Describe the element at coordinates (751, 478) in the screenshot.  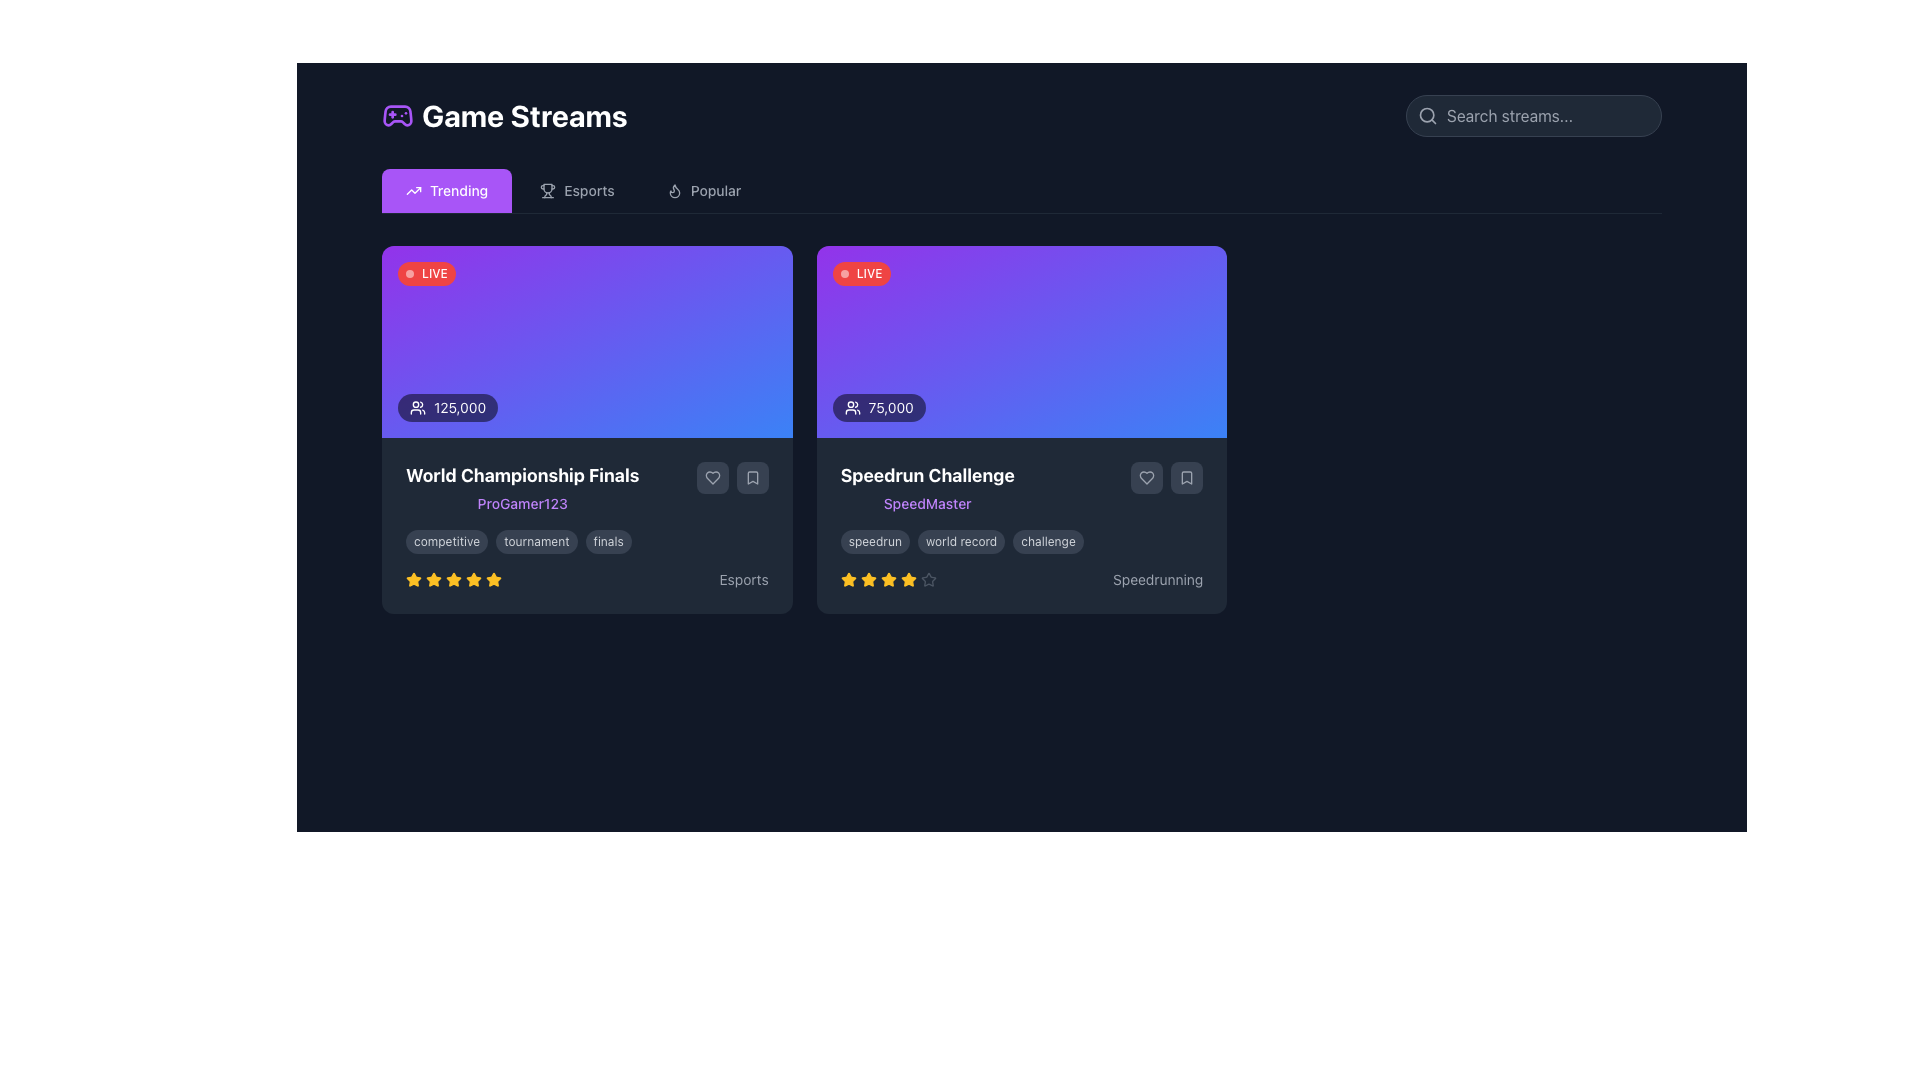
I see `the bookmark icon located inside the circular button at the bottom right corner of the first content card to bookmark the associated content` at that location.